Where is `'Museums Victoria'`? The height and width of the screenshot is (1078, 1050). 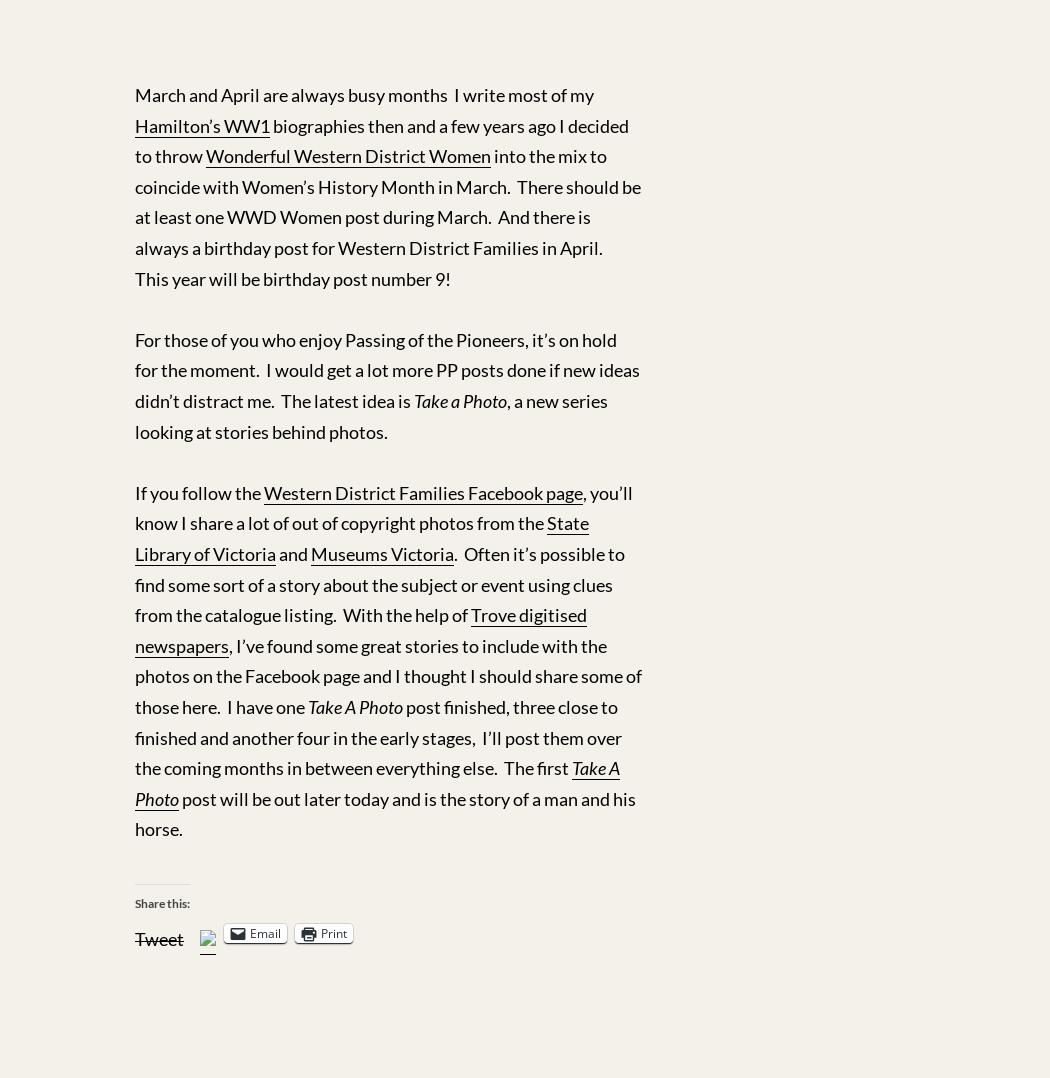
'Museums Victoria' is located at coordinates (382, 552).